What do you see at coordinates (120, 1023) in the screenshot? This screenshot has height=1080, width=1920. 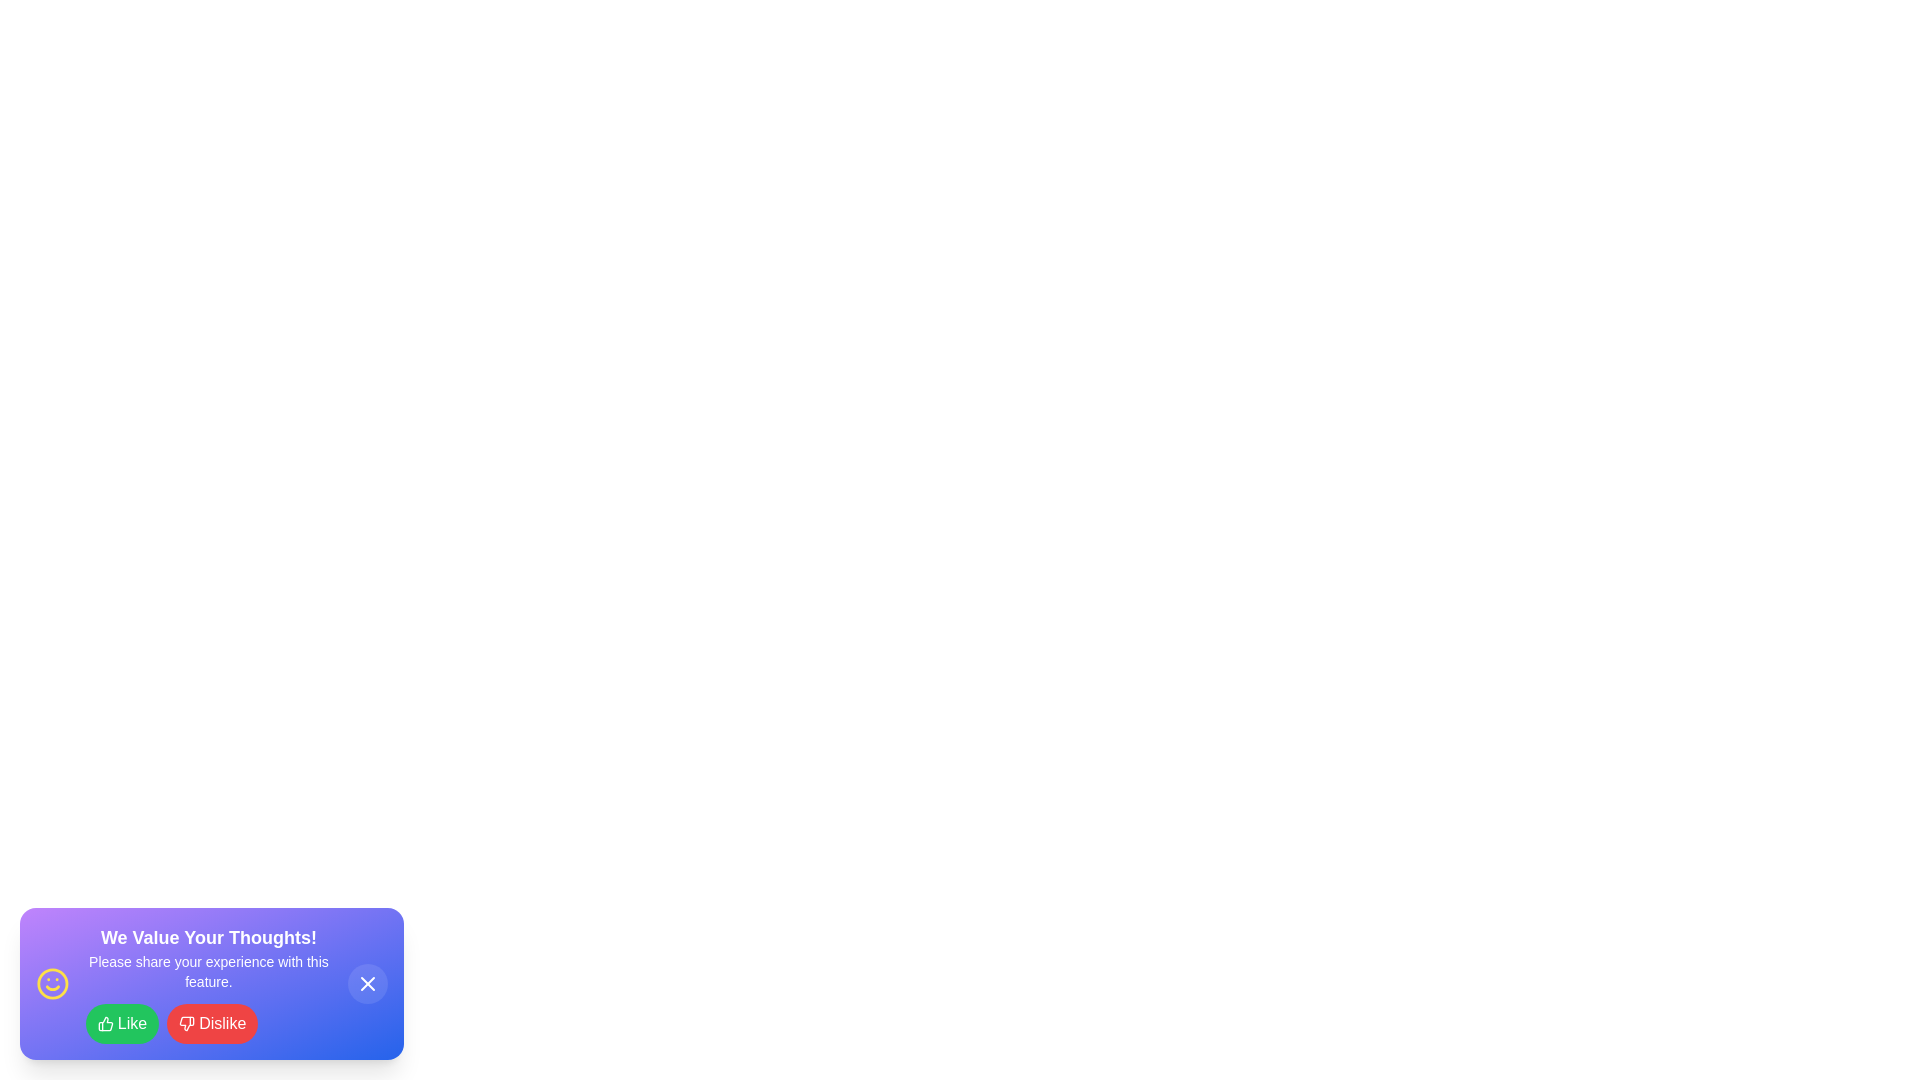 I see `the Like button to observe its visual effect` at bounding box center [120, 1023].